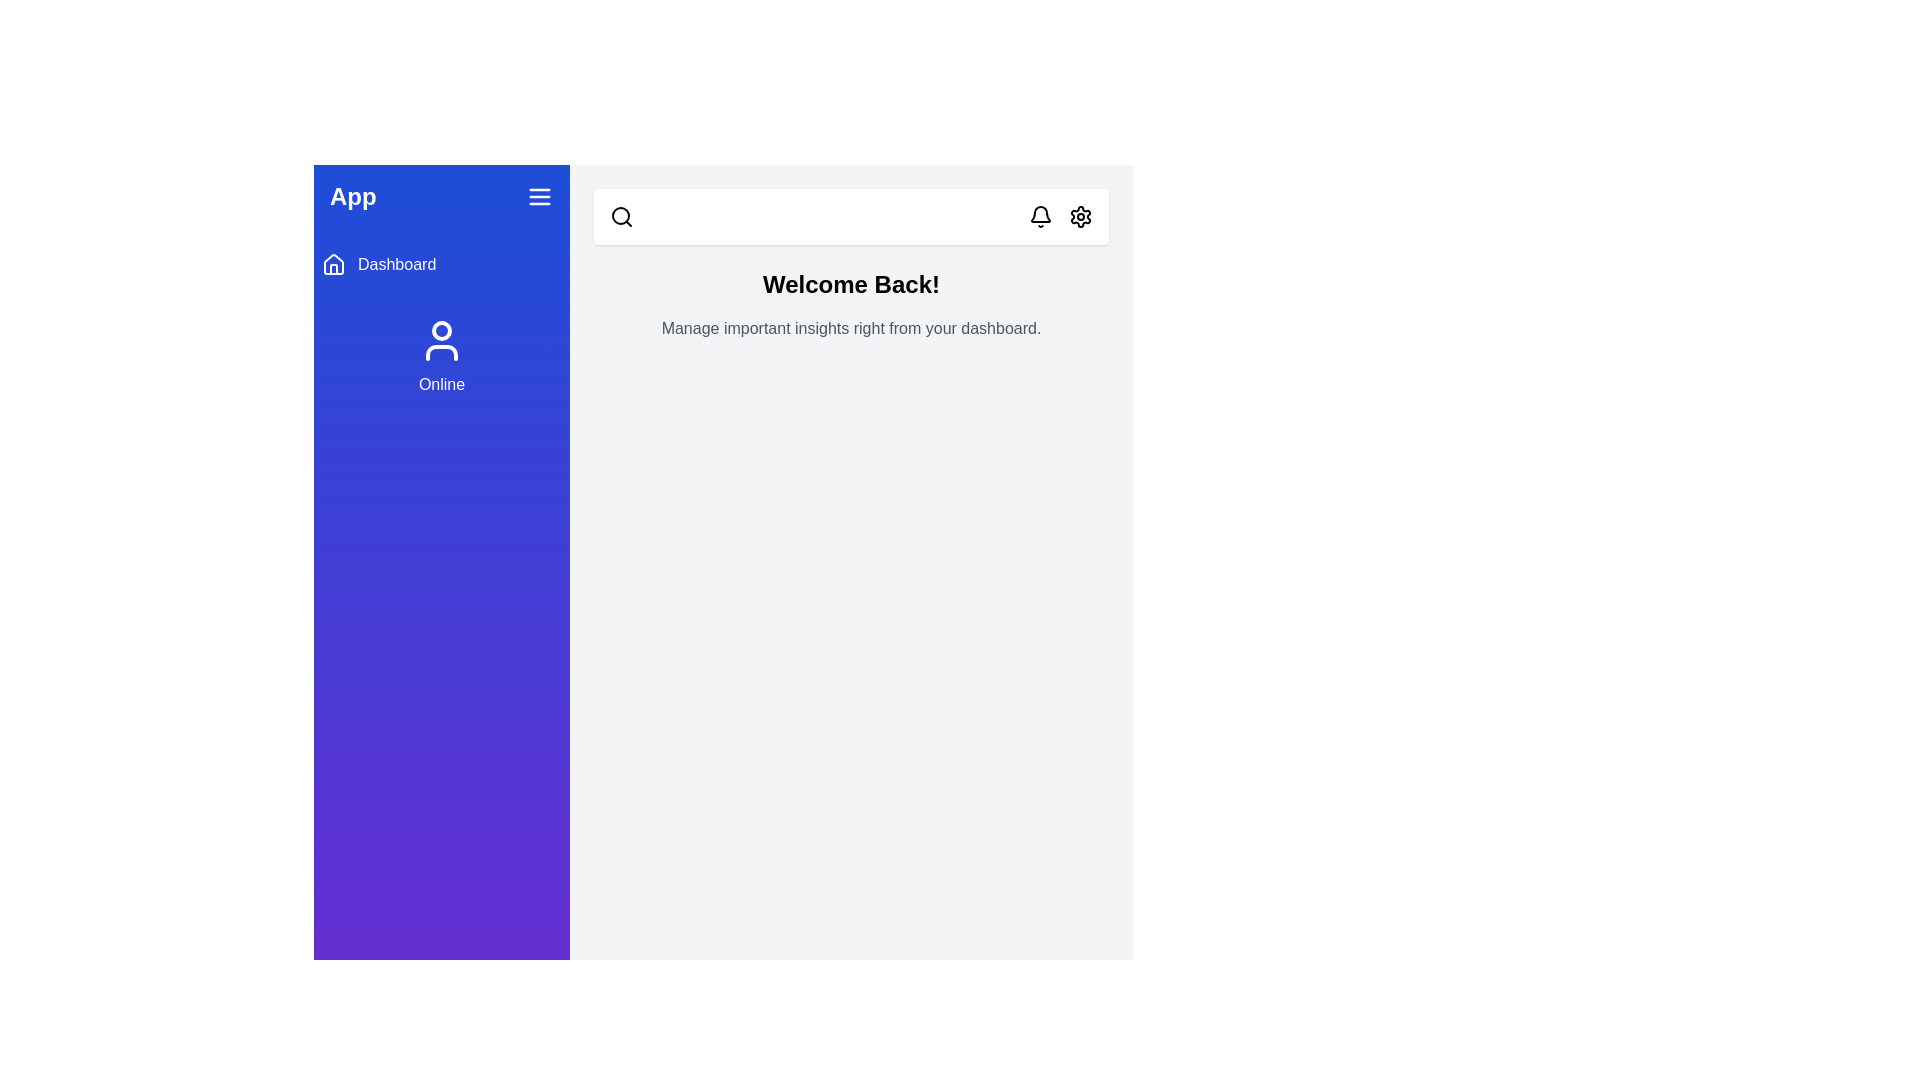  What do you see at coordinates (440, 356) in the screenshot?
I see `the user status section in the sidebar` at bounding box center [440, 356].